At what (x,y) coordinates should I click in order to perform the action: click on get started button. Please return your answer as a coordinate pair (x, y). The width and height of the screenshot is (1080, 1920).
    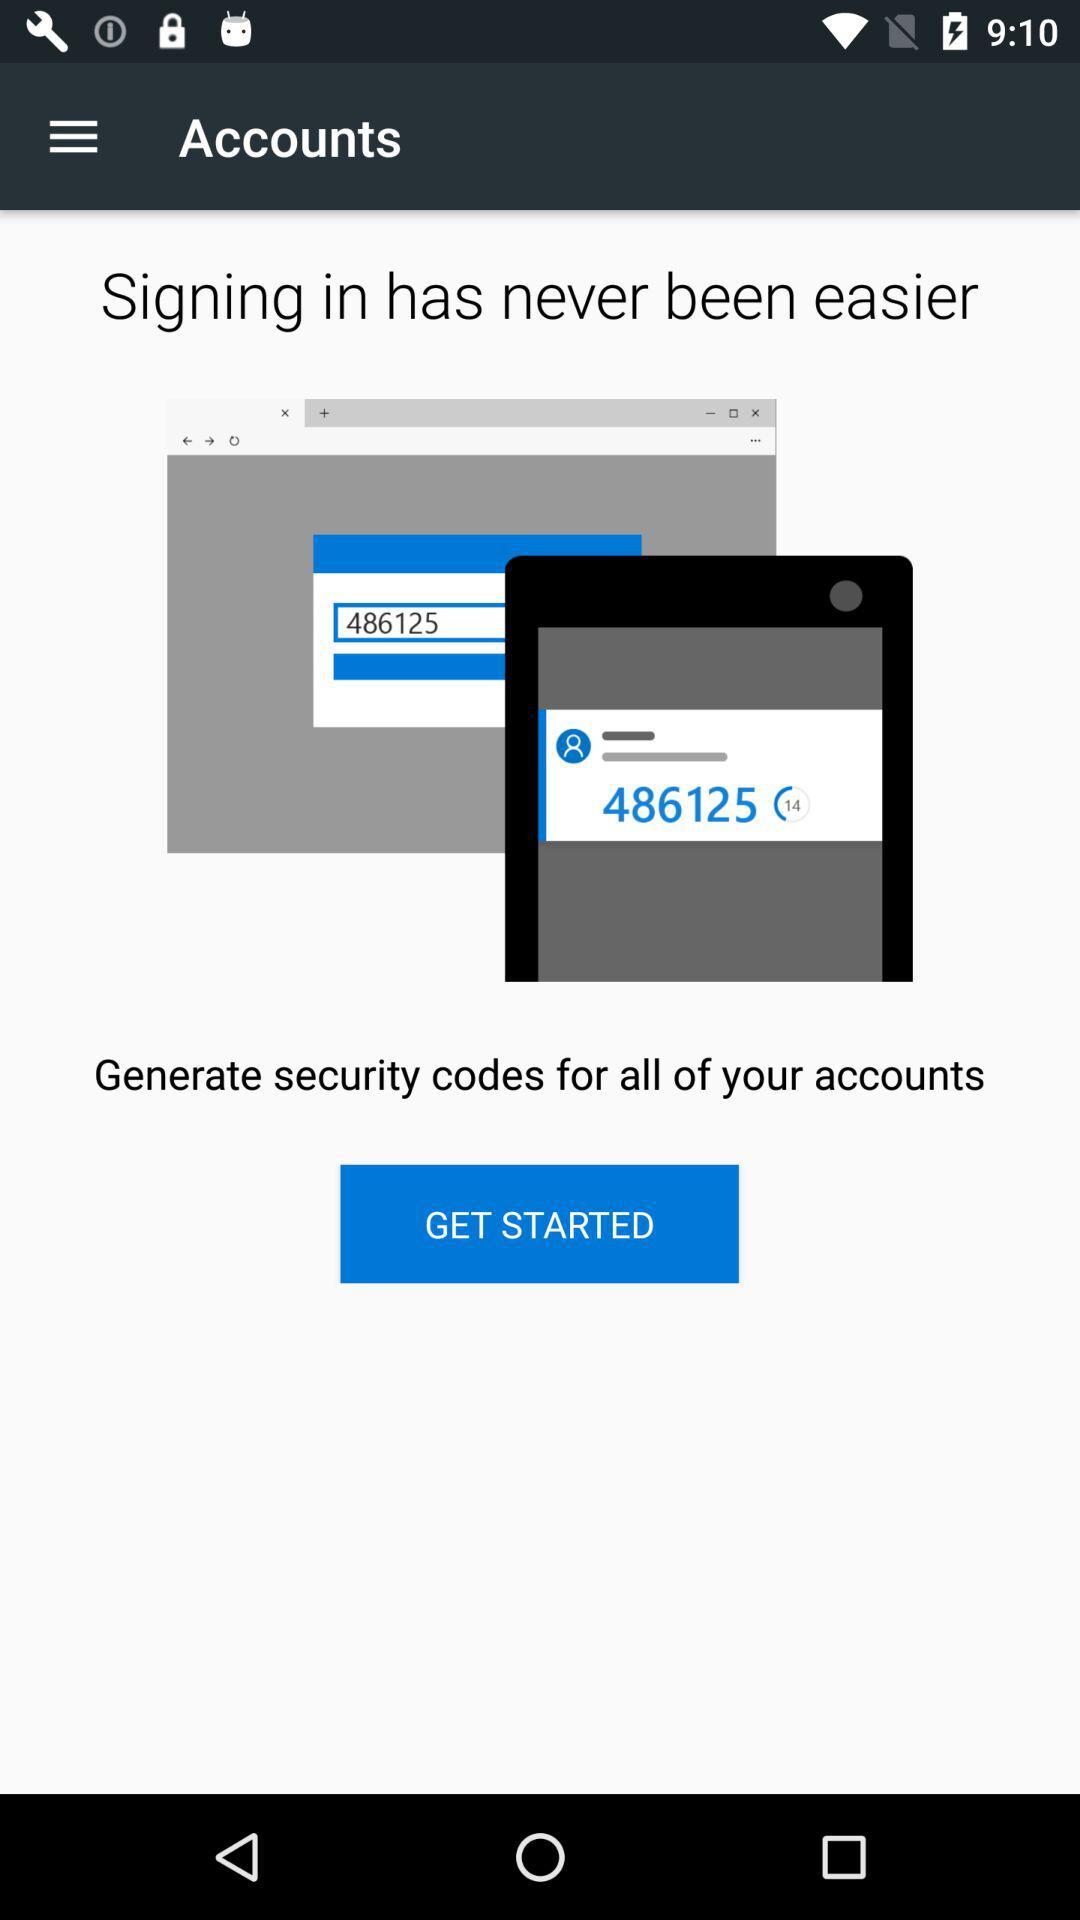
    Looking at the image, I should click on (538, 1223).